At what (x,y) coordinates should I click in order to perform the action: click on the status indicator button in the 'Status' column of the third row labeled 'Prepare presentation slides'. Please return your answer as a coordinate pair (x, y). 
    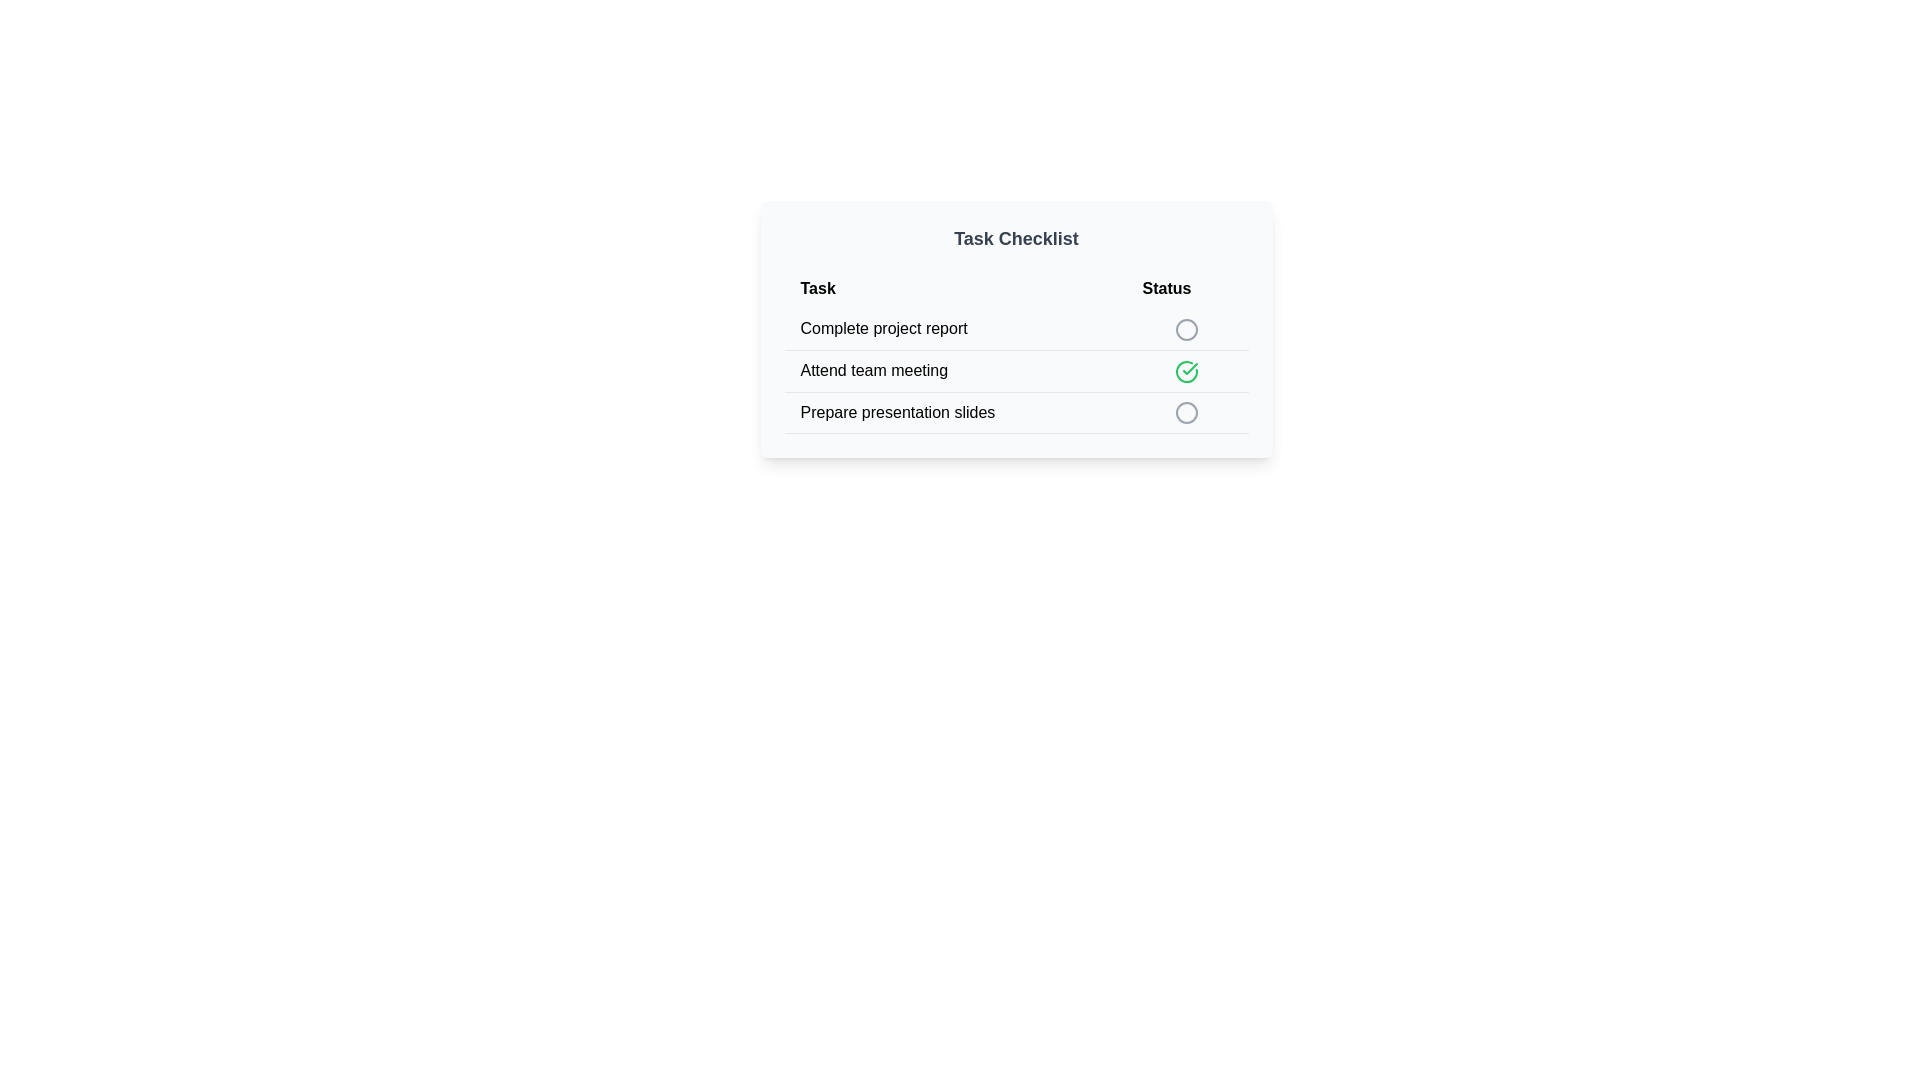
    Looking at the image, I should click on (1187, 411).